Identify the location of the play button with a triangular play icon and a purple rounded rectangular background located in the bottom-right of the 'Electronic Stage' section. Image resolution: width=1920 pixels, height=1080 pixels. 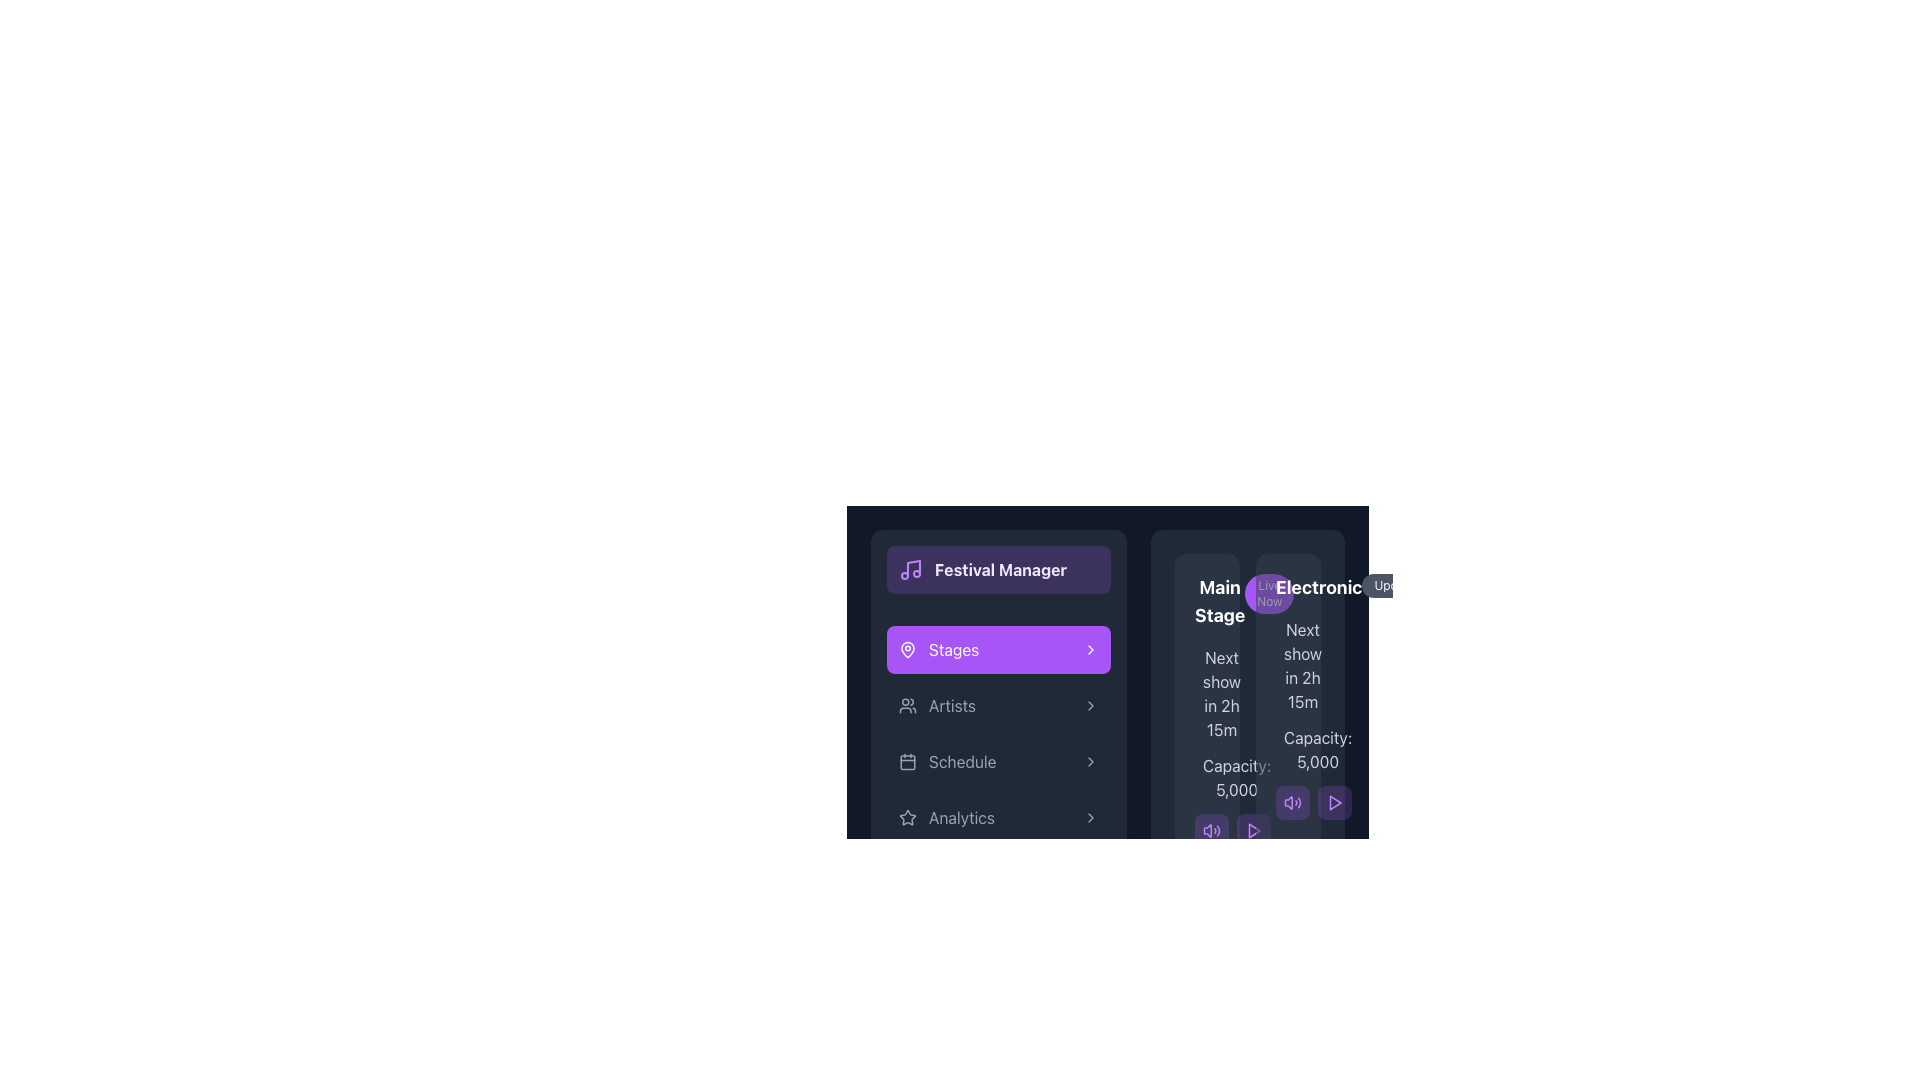
(1252, 830).